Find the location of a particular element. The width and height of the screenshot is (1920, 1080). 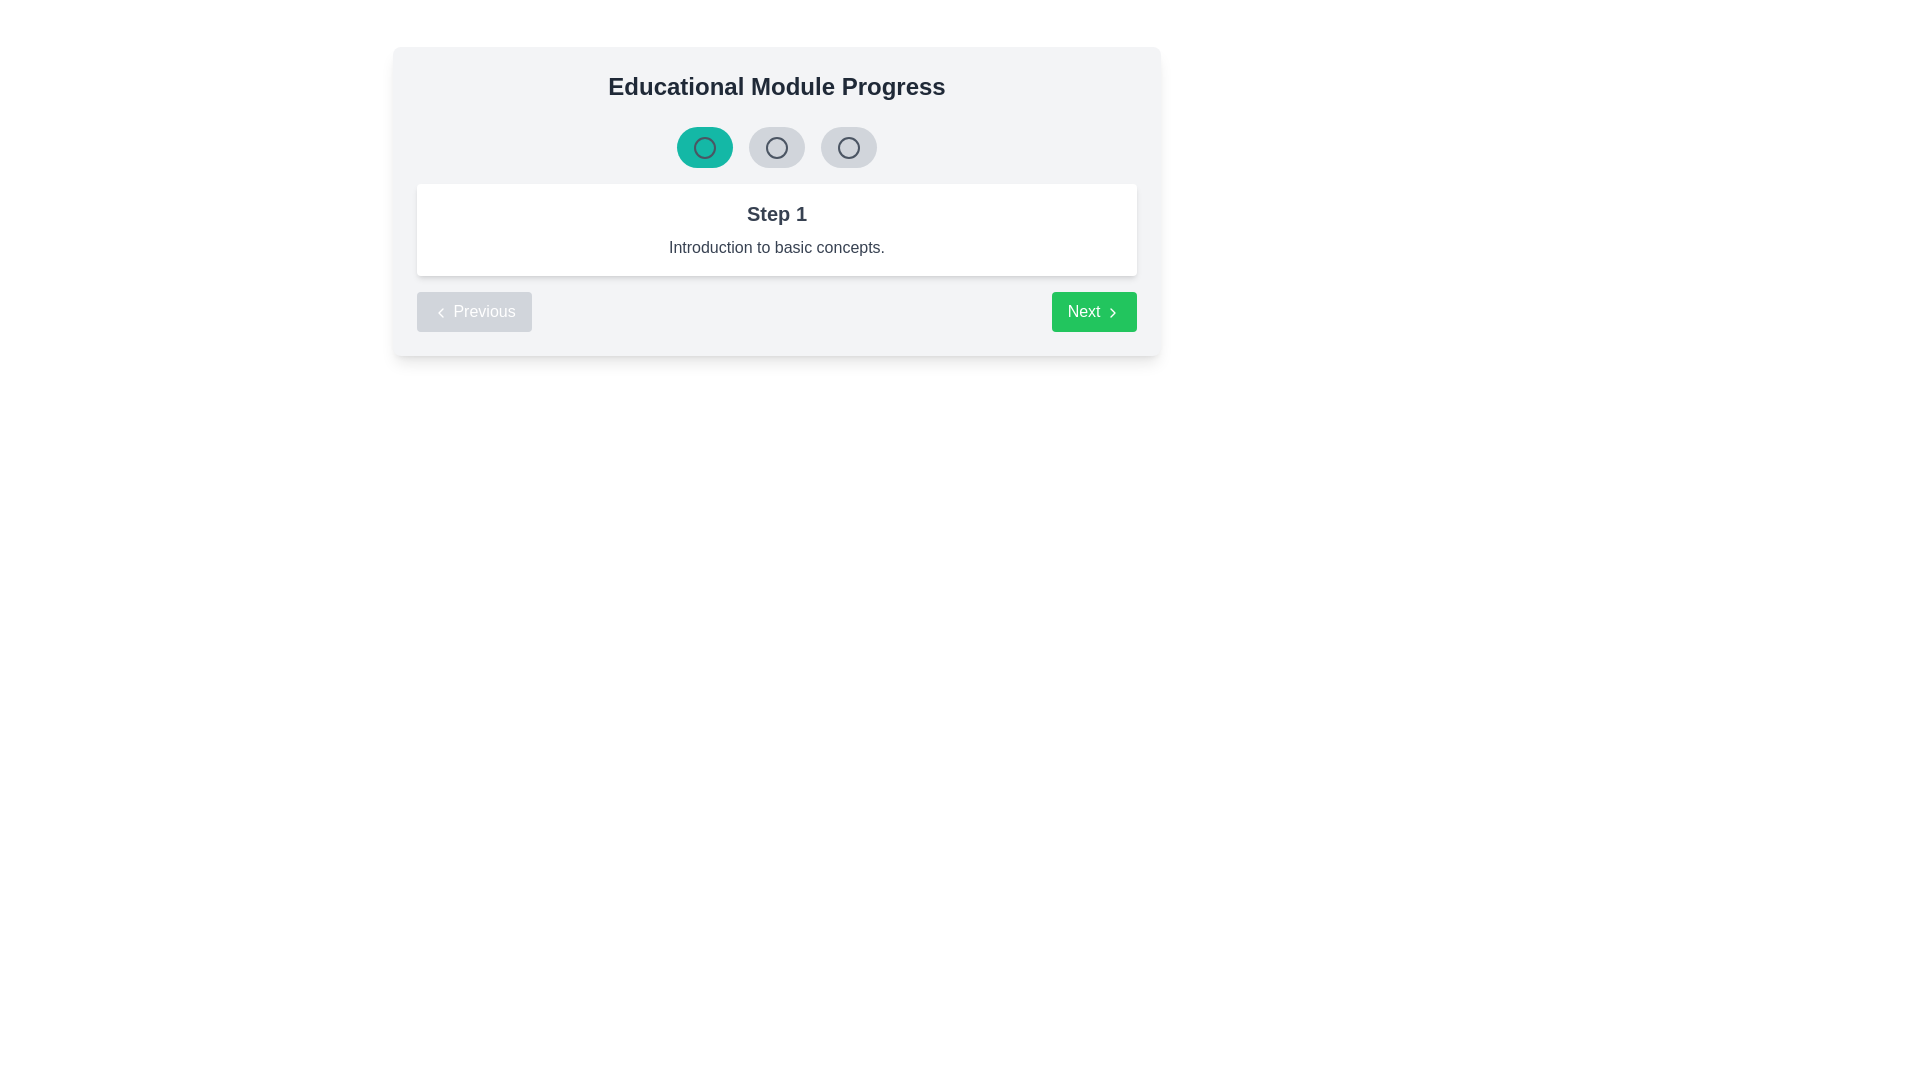

the leftmost navigation button that allows users to go back to the previous step in the educational module interface through keyboard navigation is located at coordinates (473, 311).